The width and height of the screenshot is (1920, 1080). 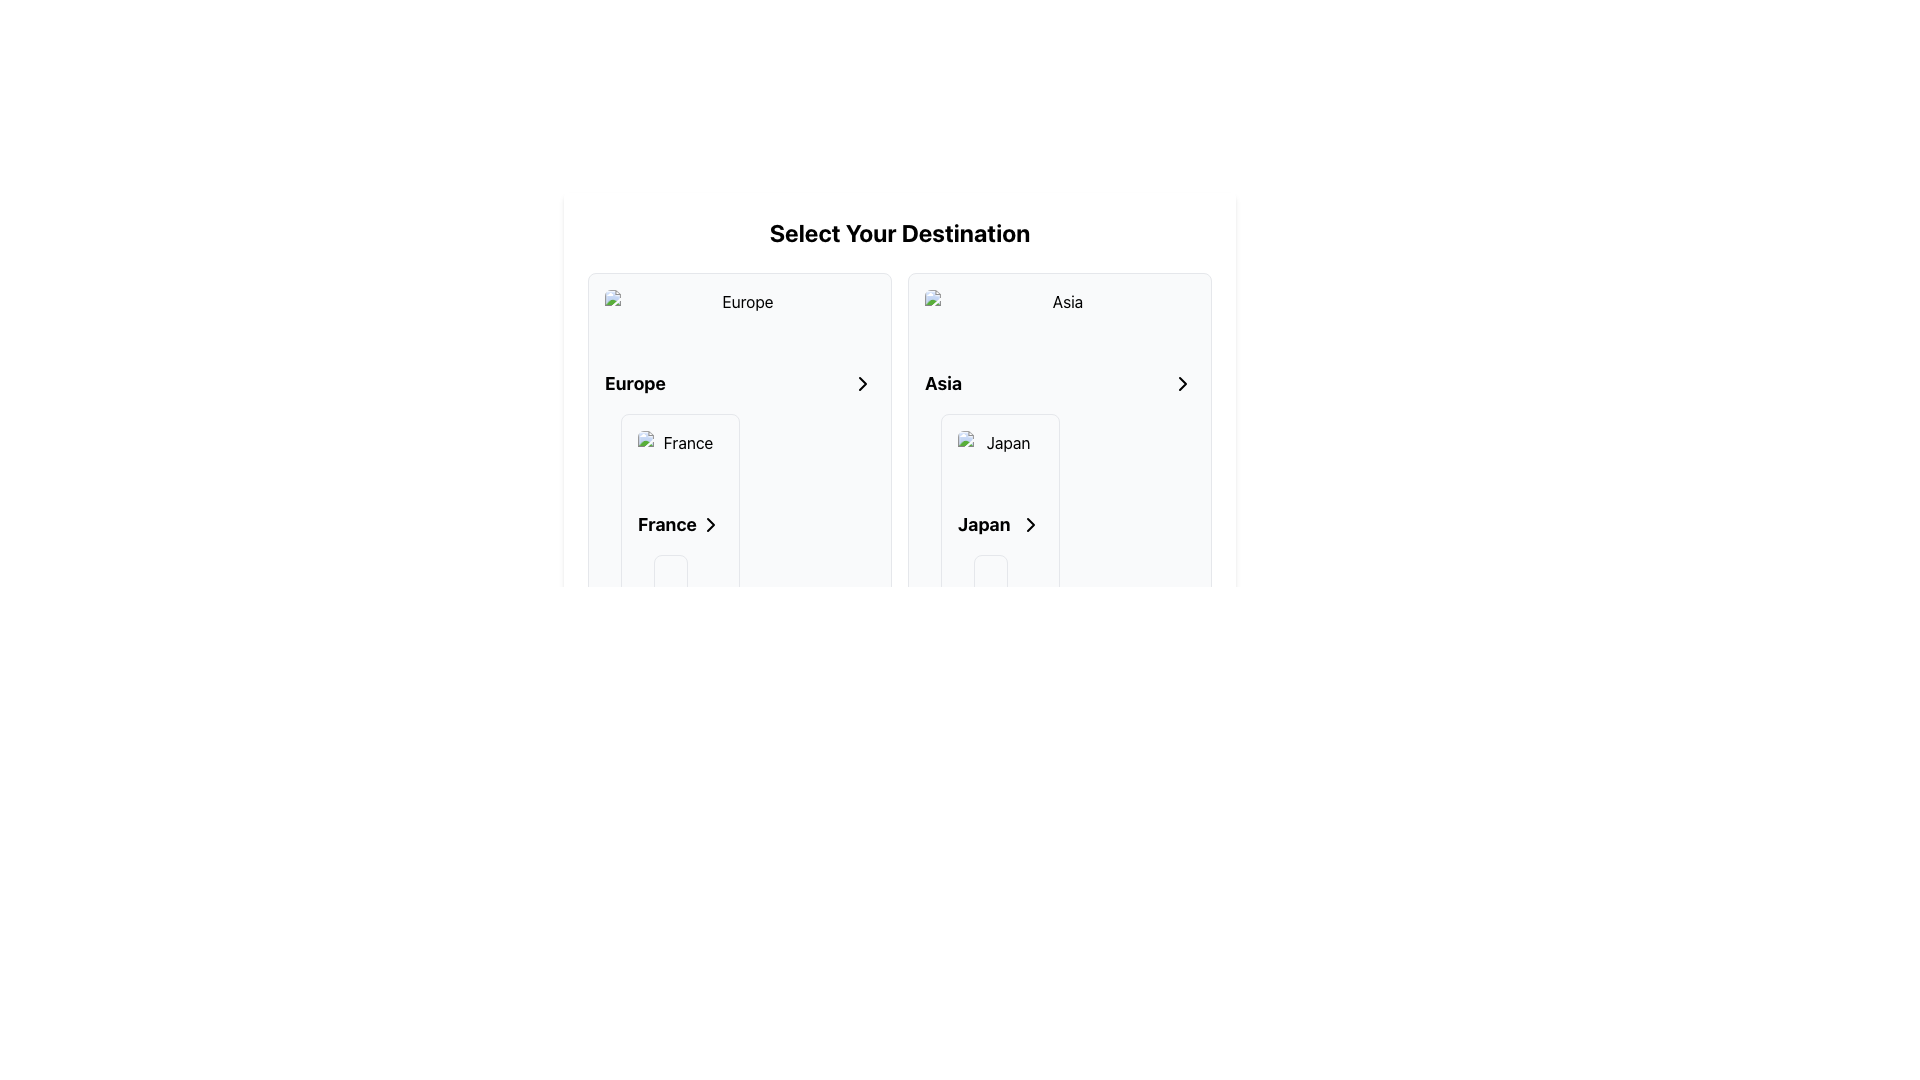 I want to click on the 'France' button located below the 'Europe' header, so click(x=747, y=563).